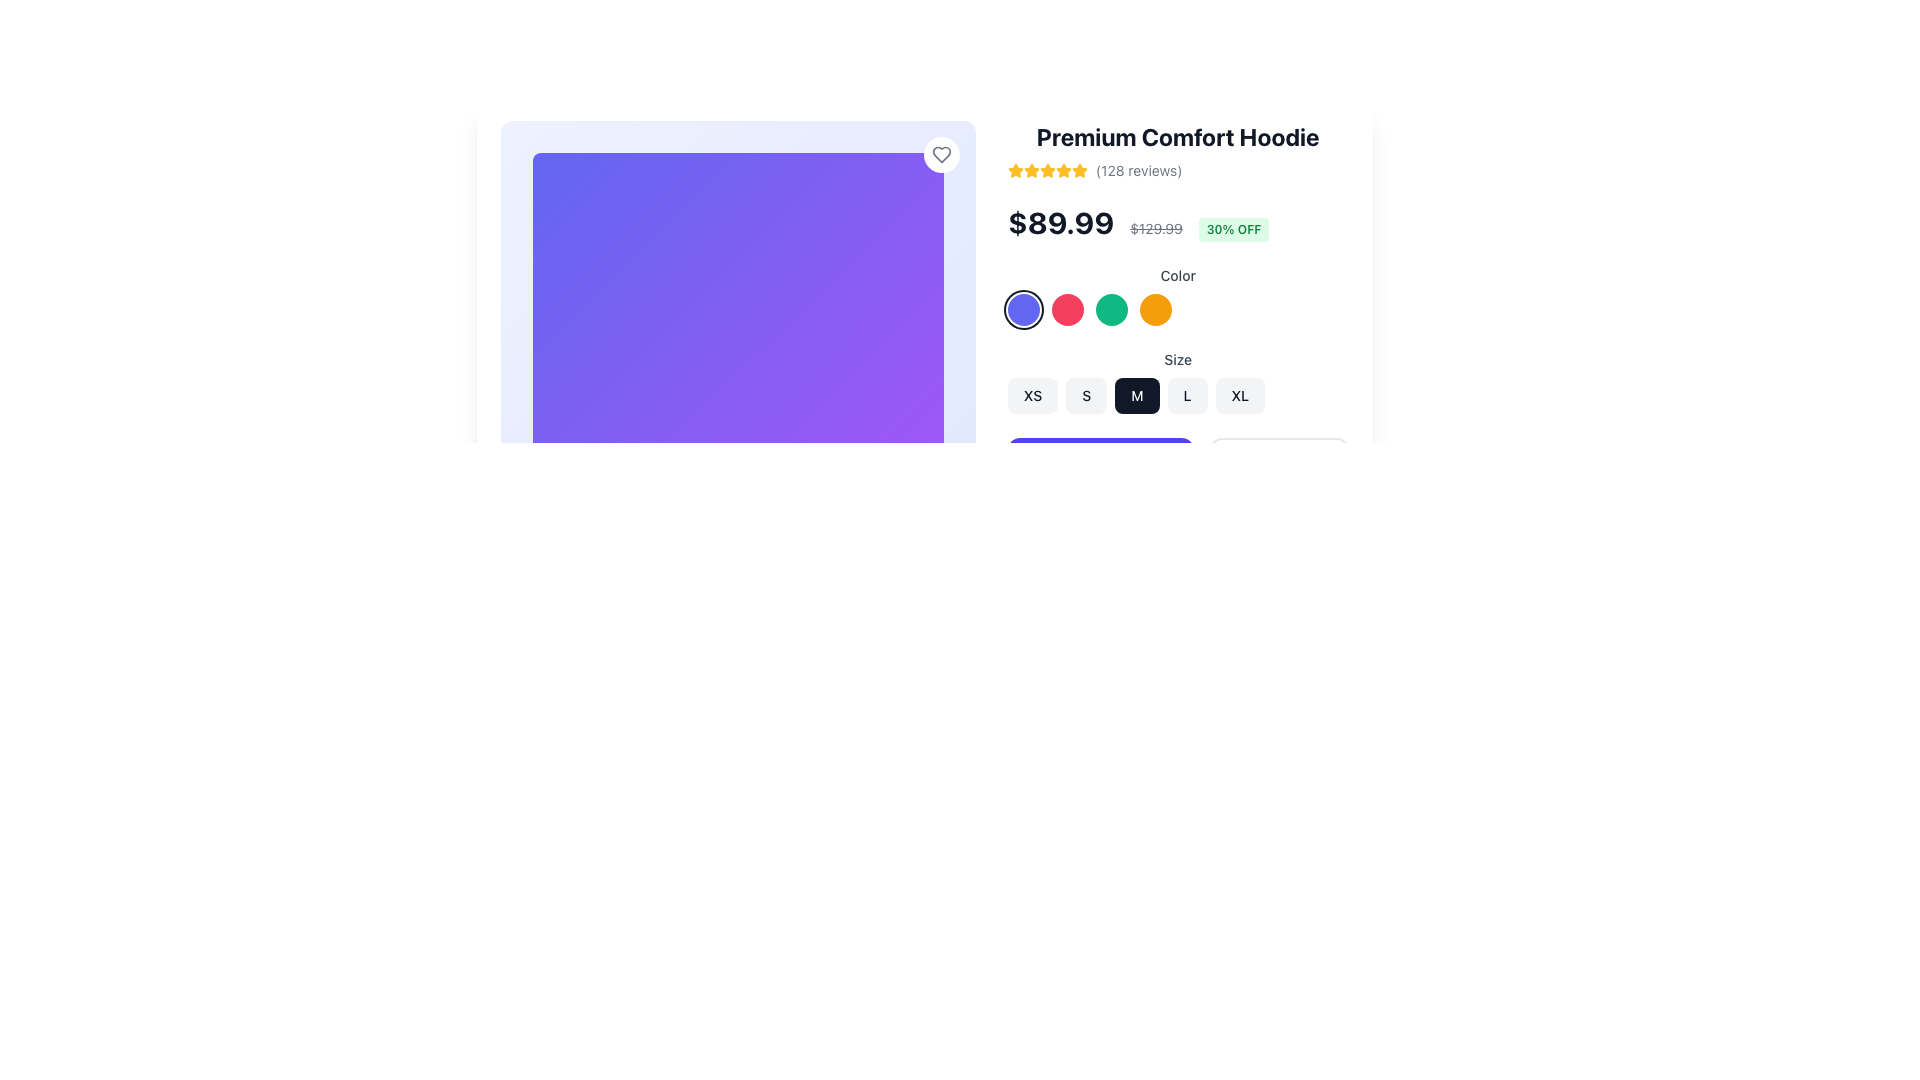 This screenshot has width=1920, height=1080. I want to click on the fifth star icon in the product rating system adjacent to the title 'Premium Comfort Hoodie' to interact with the rating, so click(1032, 169).